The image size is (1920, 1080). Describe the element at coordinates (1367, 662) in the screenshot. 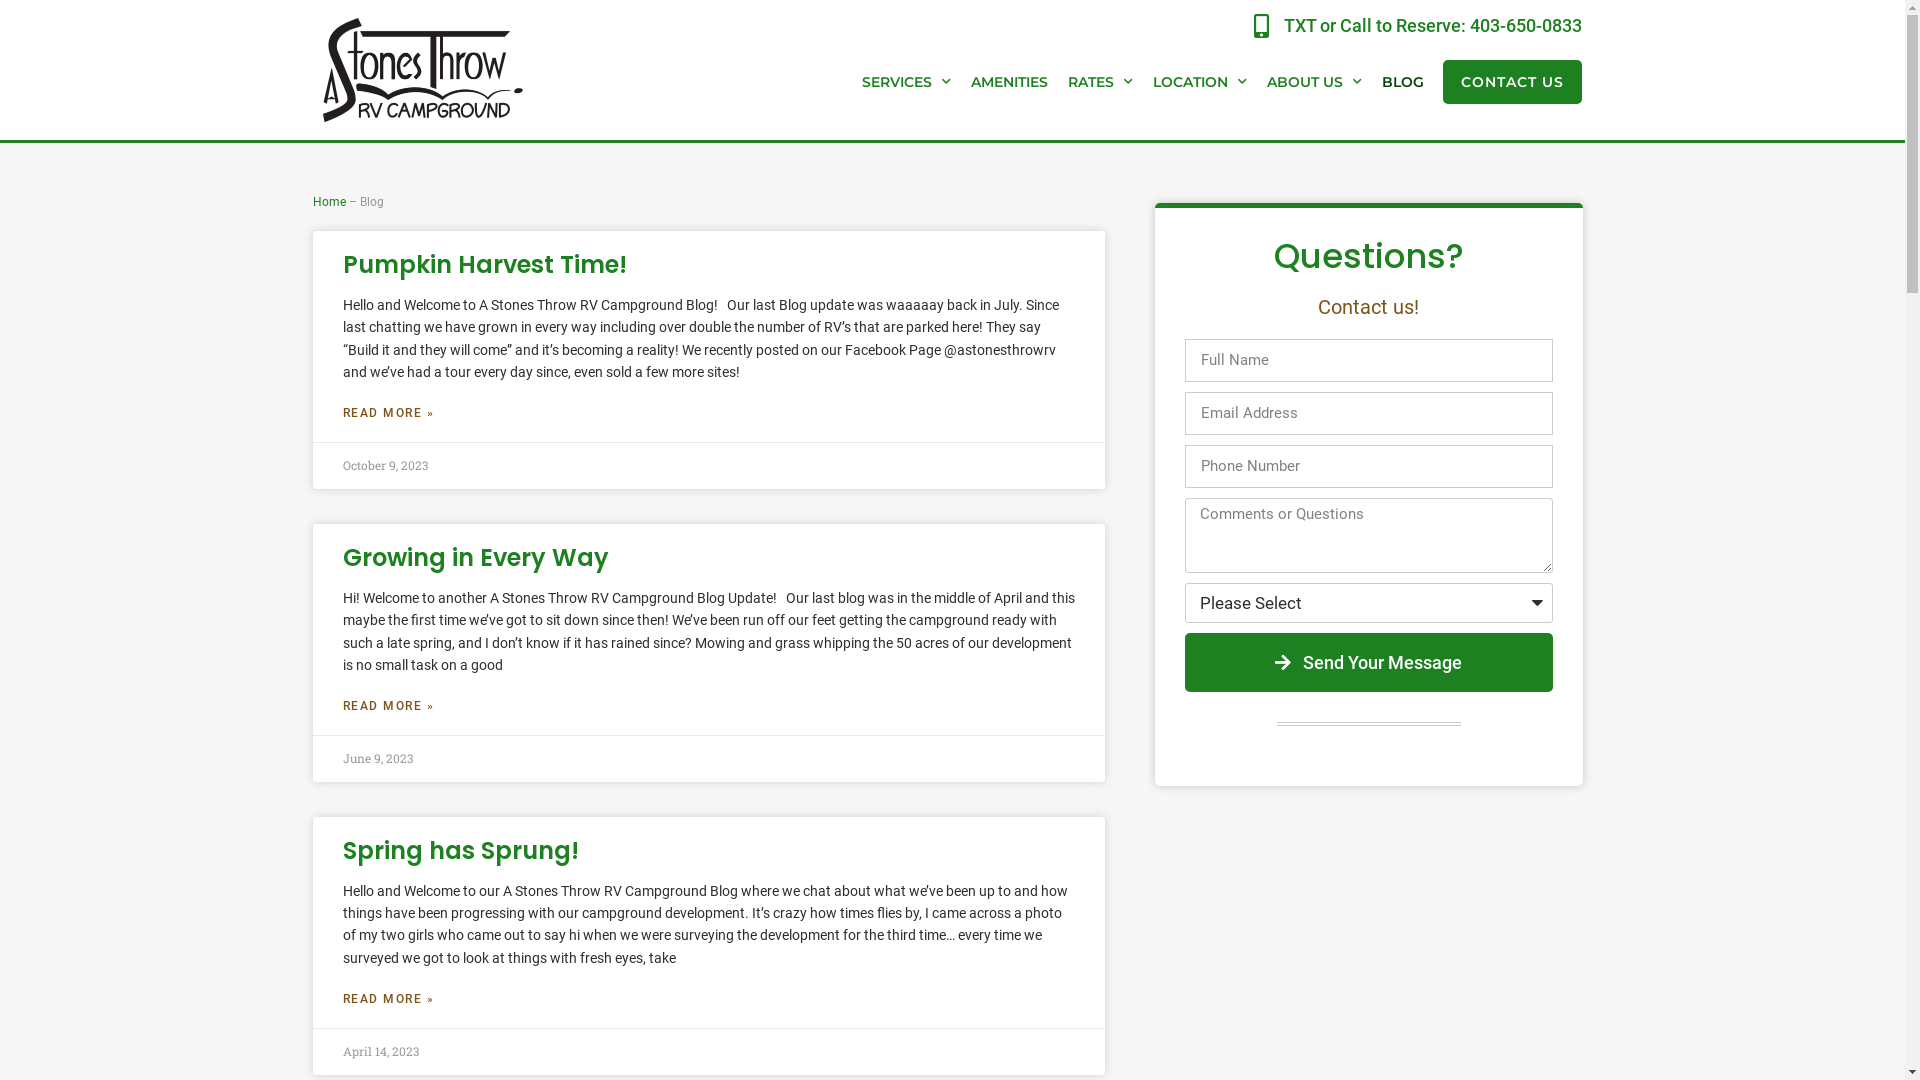

I see `'Send Your Message'` at that location.